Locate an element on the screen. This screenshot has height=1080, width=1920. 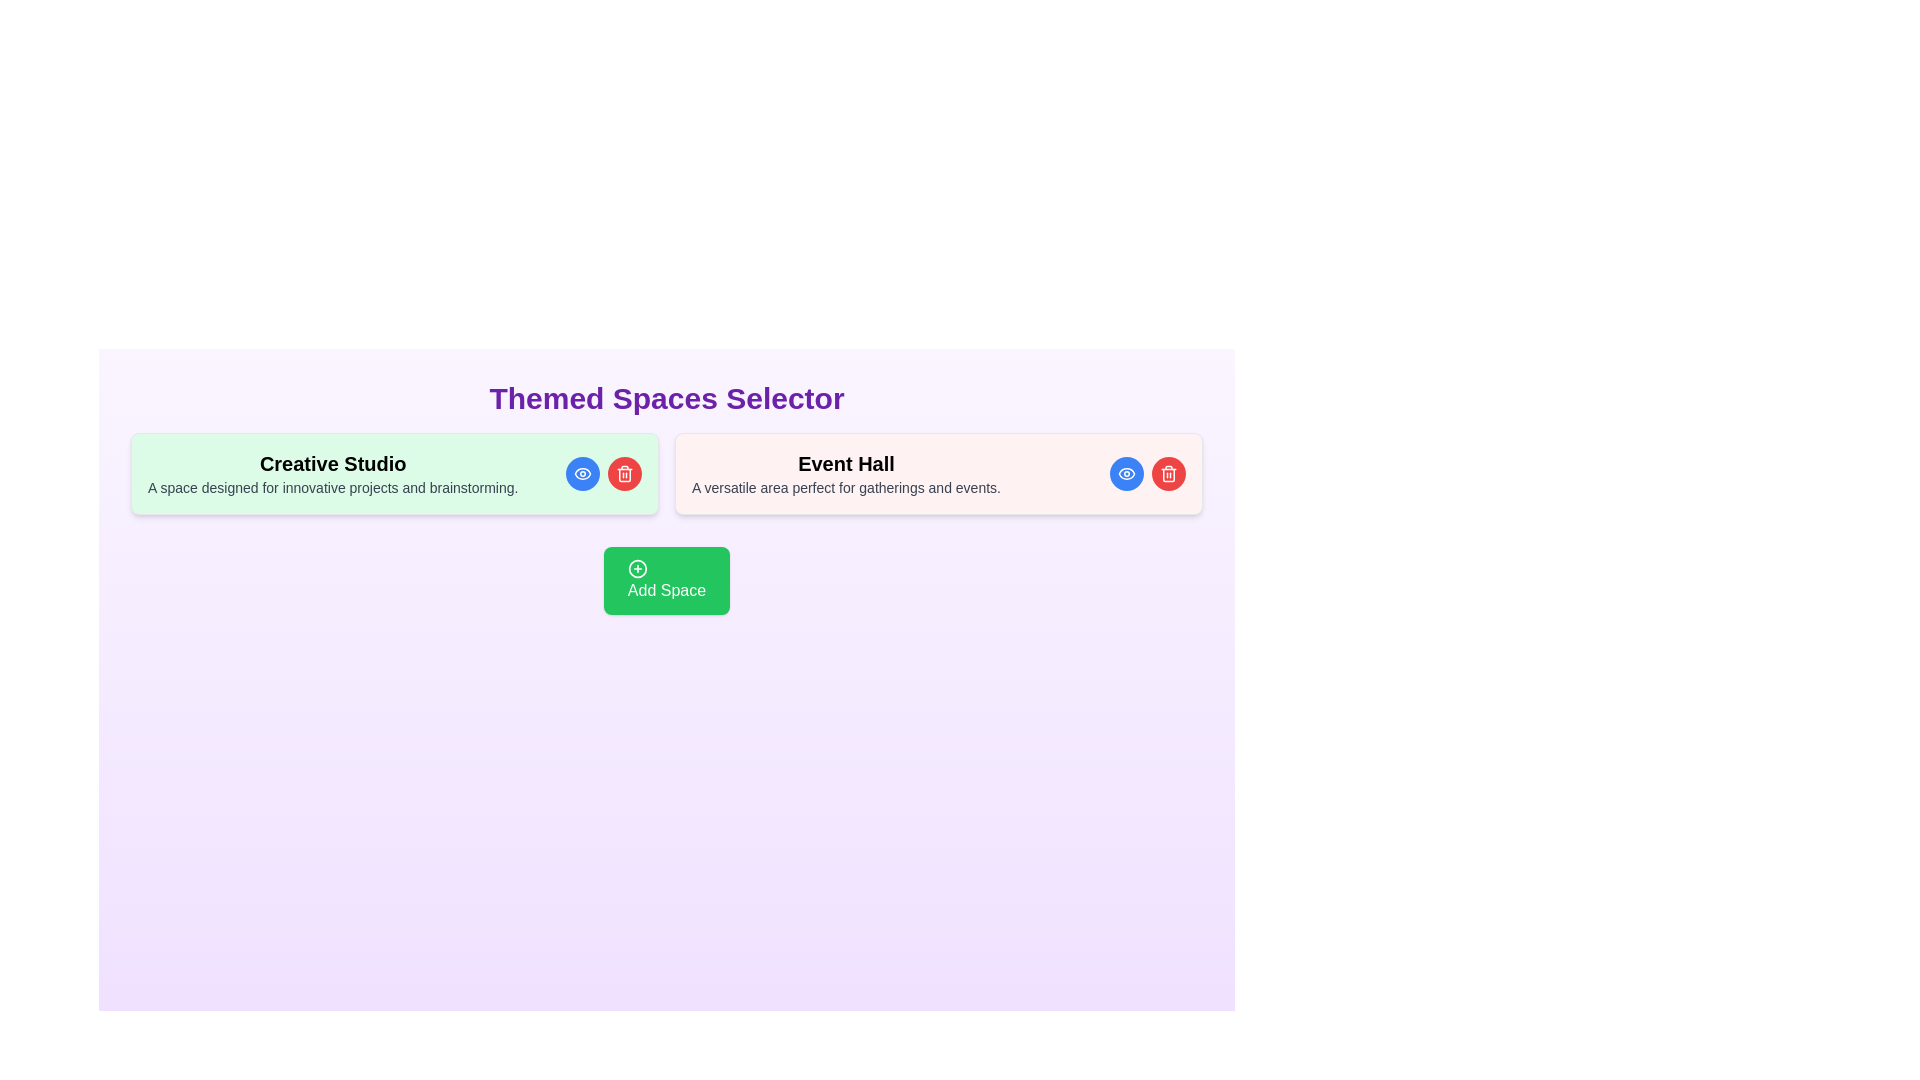
the trash can icon with a red background located to the right of the 'Event Hall' section is located at coordinates (1169, 474).